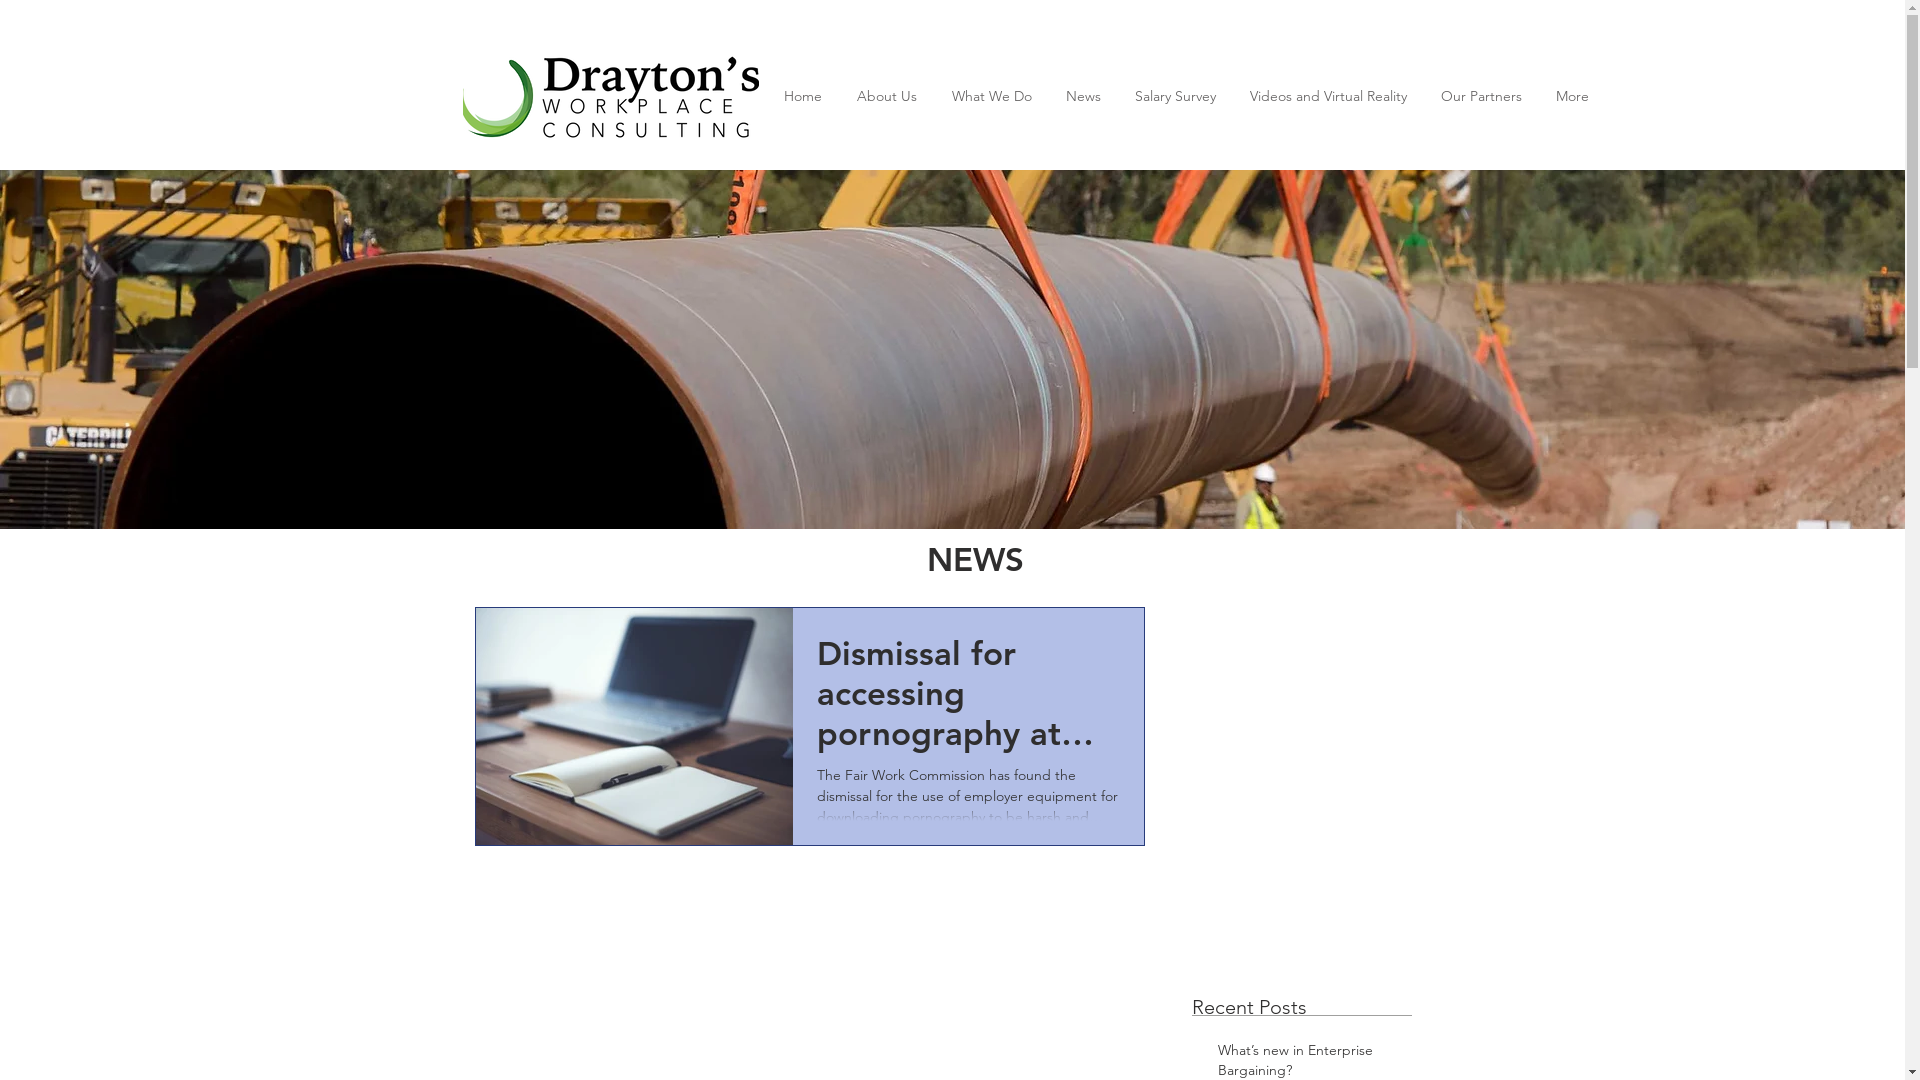 This screenshot has width=1920, height=1080. What do you see at coordinates (990, 96) in the screenshot?
I see `'What We Do'` at bounding box center [990, 96].